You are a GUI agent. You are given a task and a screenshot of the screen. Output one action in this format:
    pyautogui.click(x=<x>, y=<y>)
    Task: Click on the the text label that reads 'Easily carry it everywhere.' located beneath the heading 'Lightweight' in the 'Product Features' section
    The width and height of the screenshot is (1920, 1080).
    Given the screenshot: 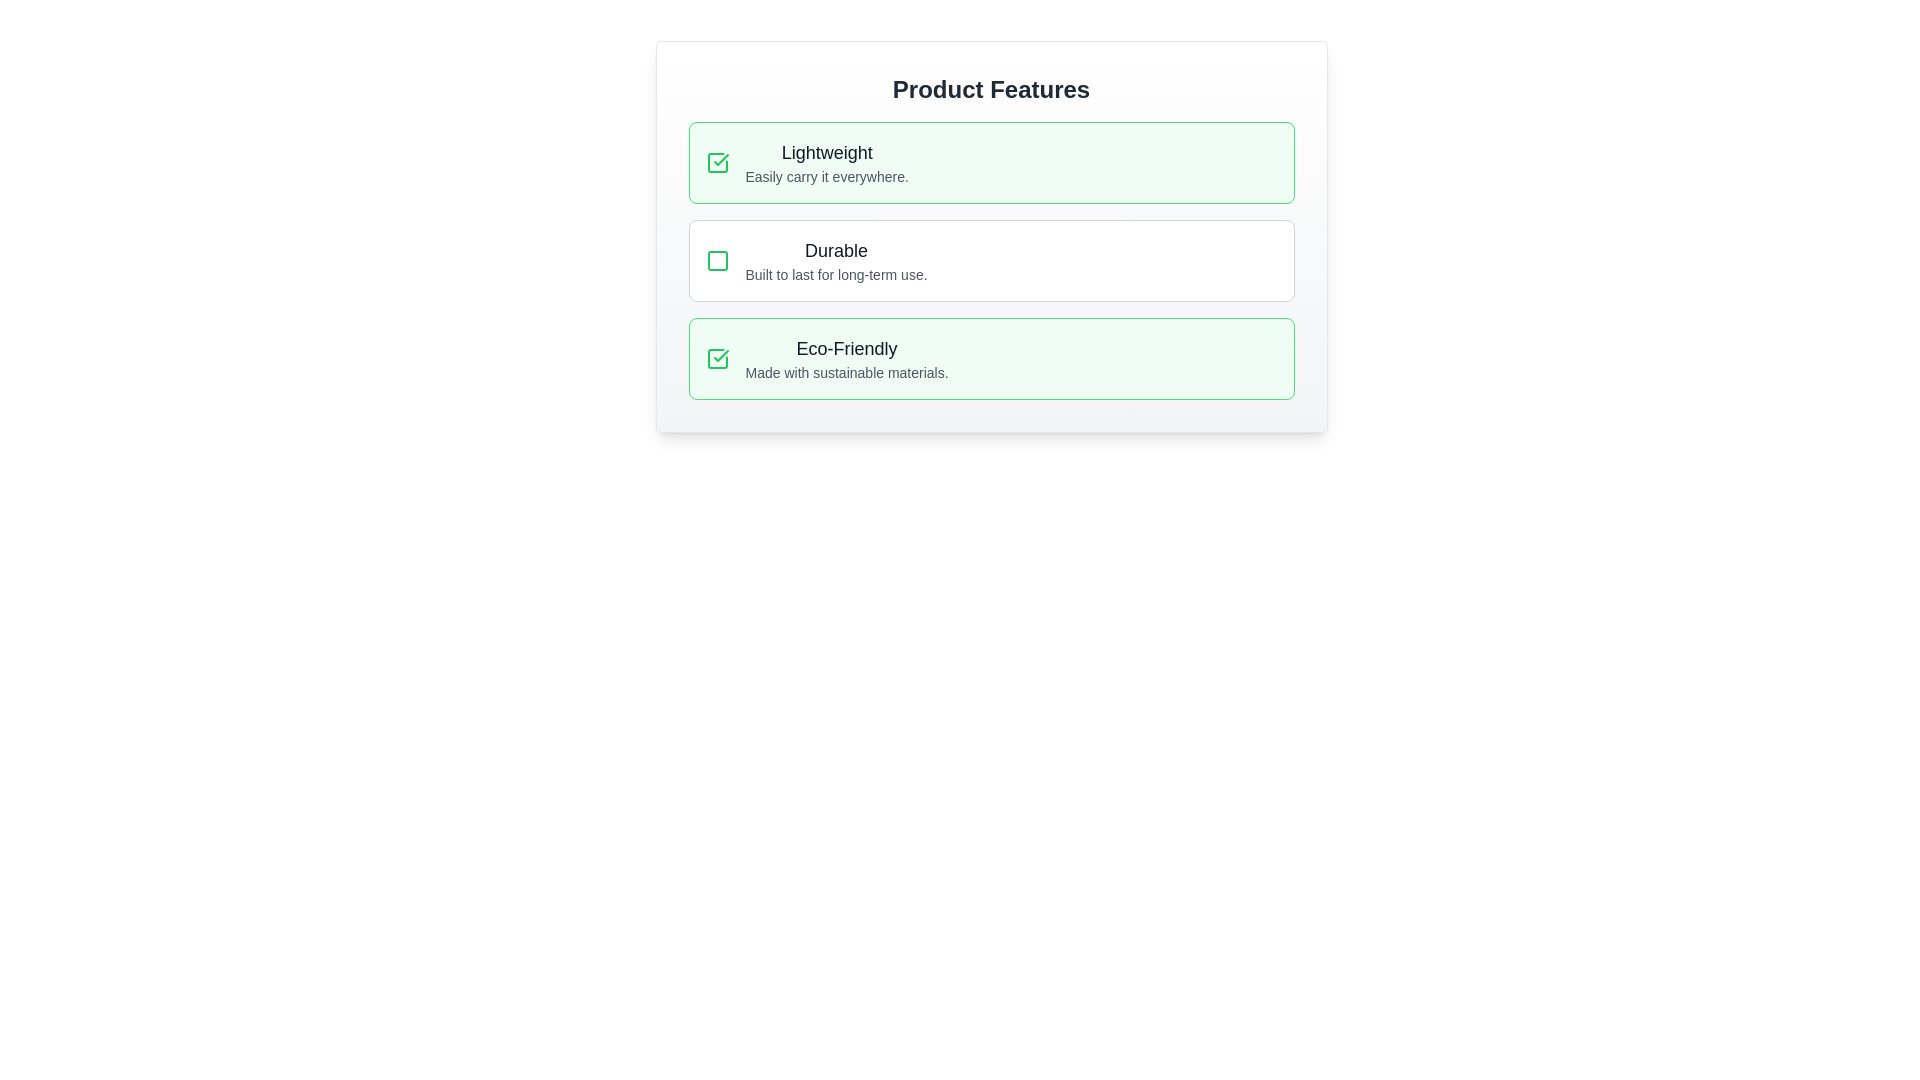 What is the action you would take?
    pyautogui.click(x=827, y=176)
    